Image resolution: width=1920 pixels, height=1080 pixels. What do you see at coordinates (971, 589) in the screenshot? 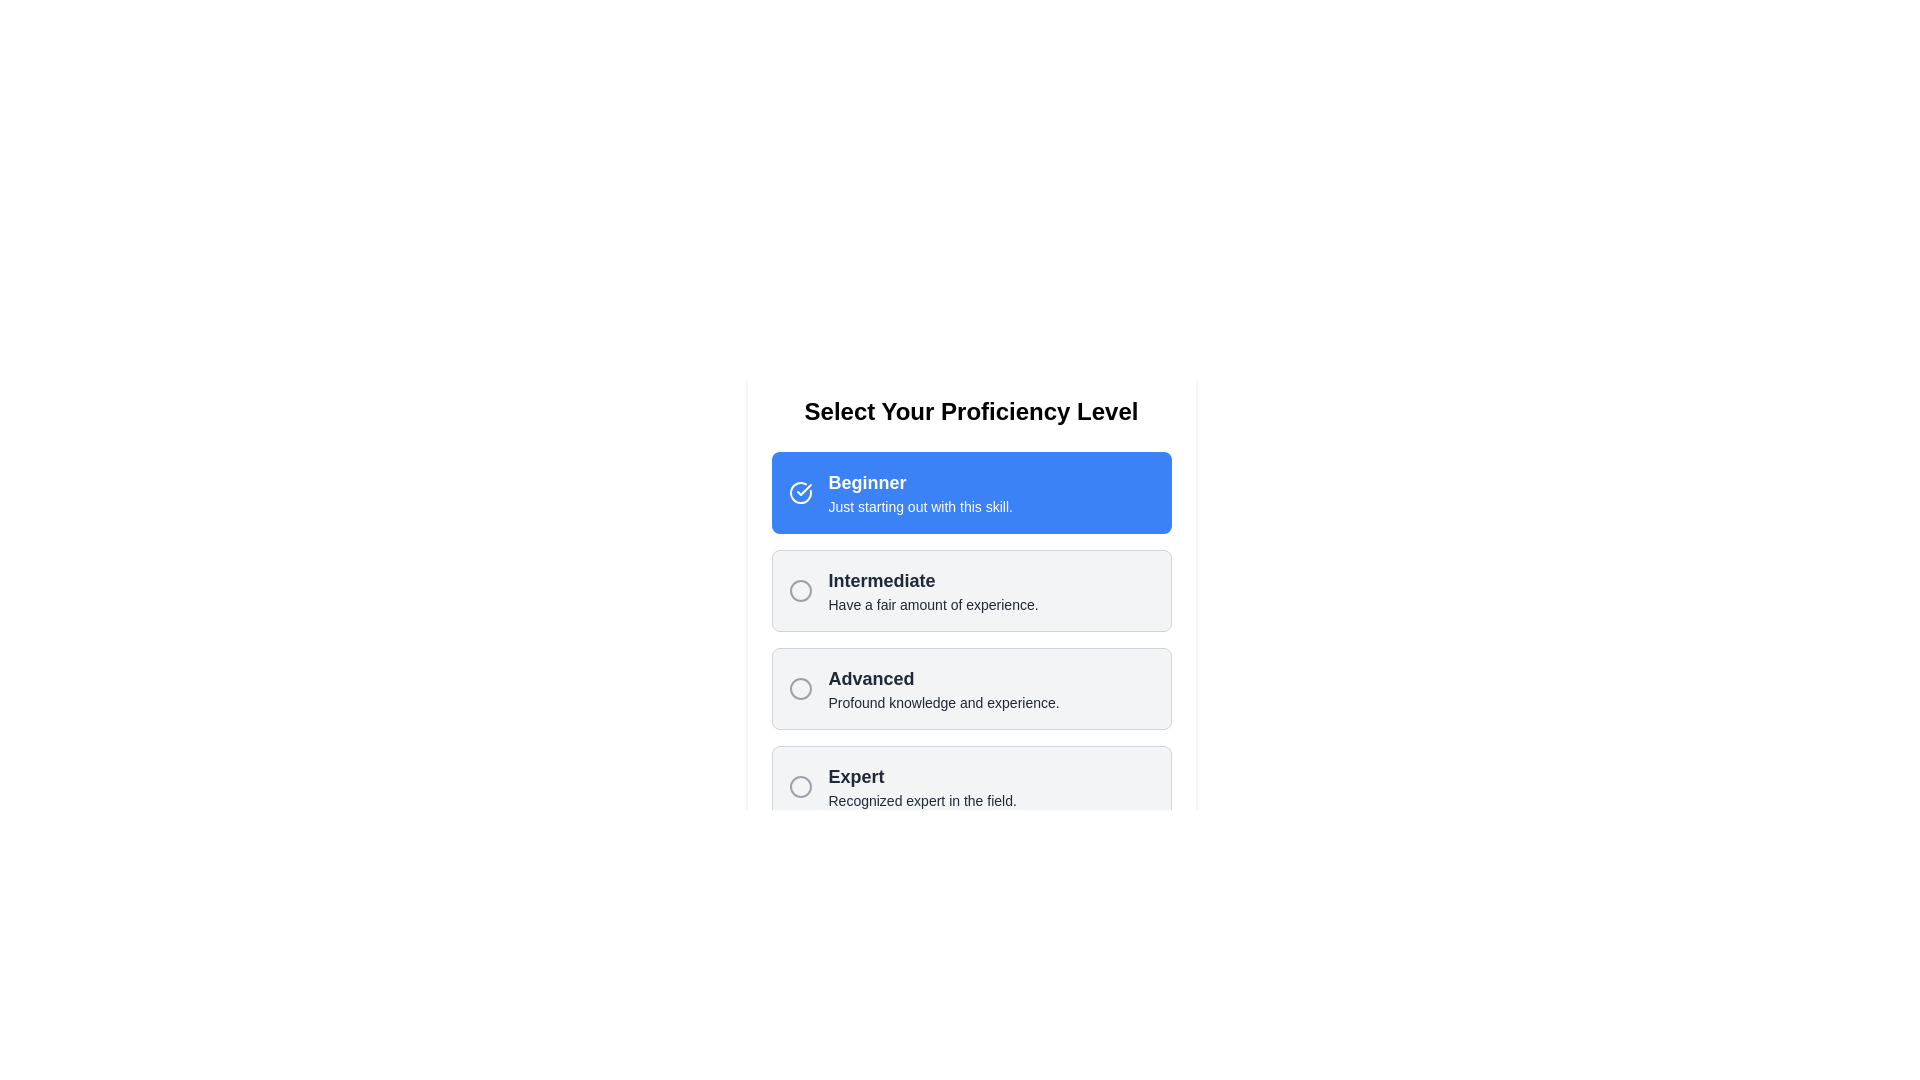
I see `the selectable card indicating the intermediate level of expertise, which is the second option in a vertical stack of four options` at bounding box center [971, 589].